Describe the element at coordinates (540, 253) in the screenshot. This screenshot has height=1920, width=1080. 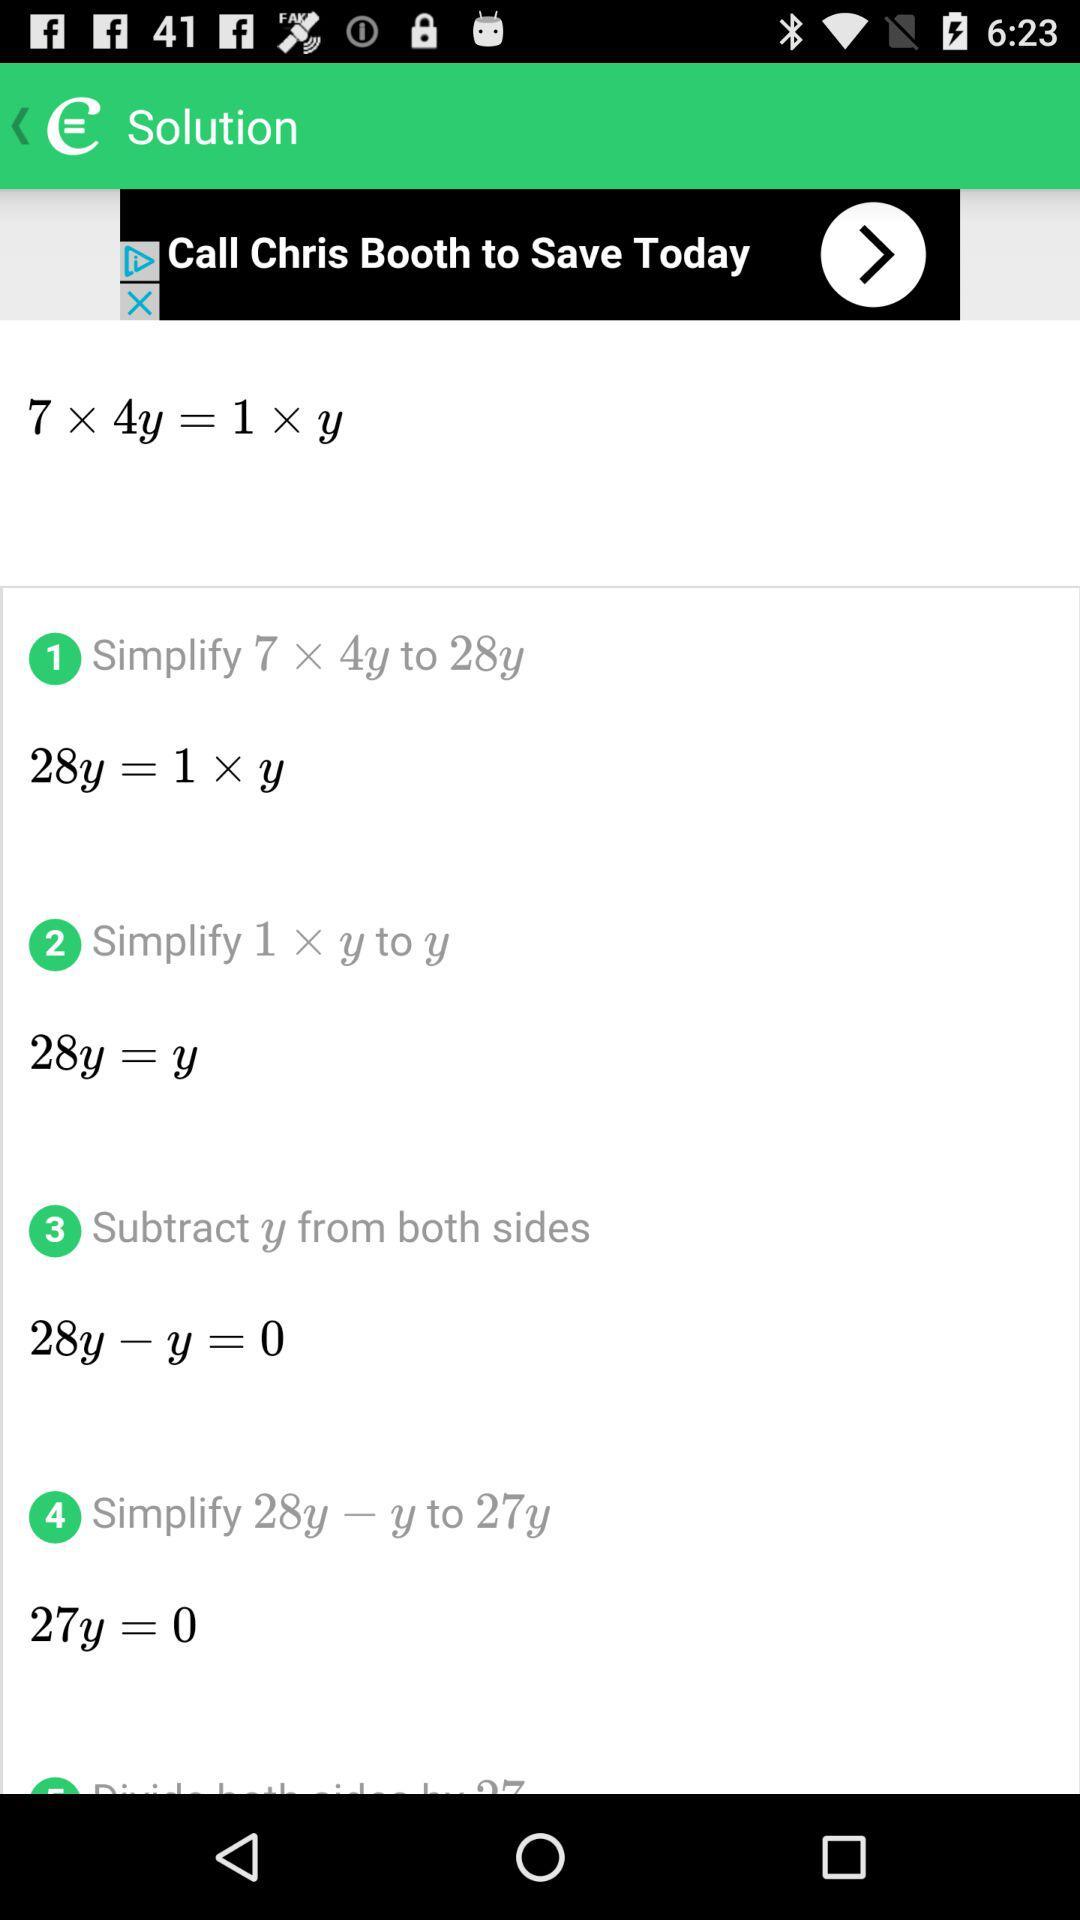
I see `previou page` at that location.